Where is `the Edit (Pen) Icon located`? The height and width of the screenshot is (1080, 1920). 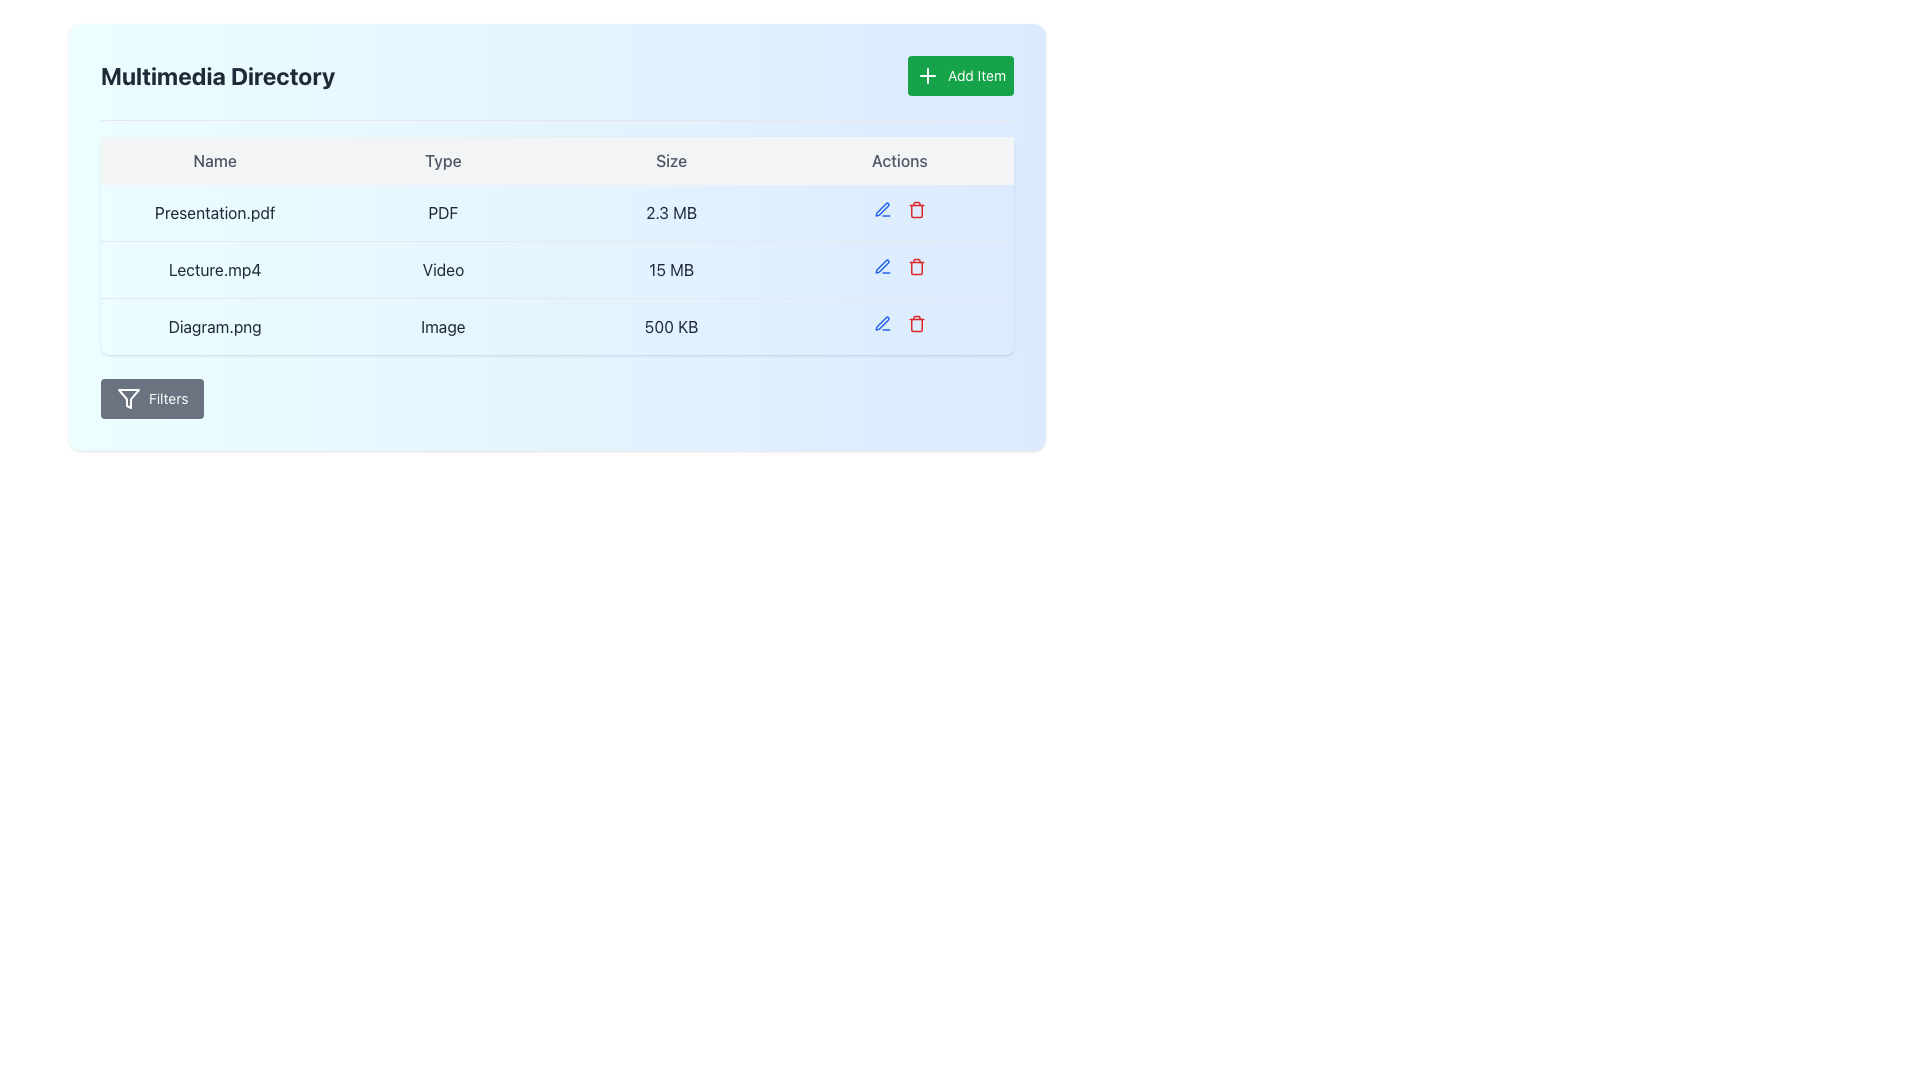
the Edit (Pen) Icon located is located at coordinates (881, 265).